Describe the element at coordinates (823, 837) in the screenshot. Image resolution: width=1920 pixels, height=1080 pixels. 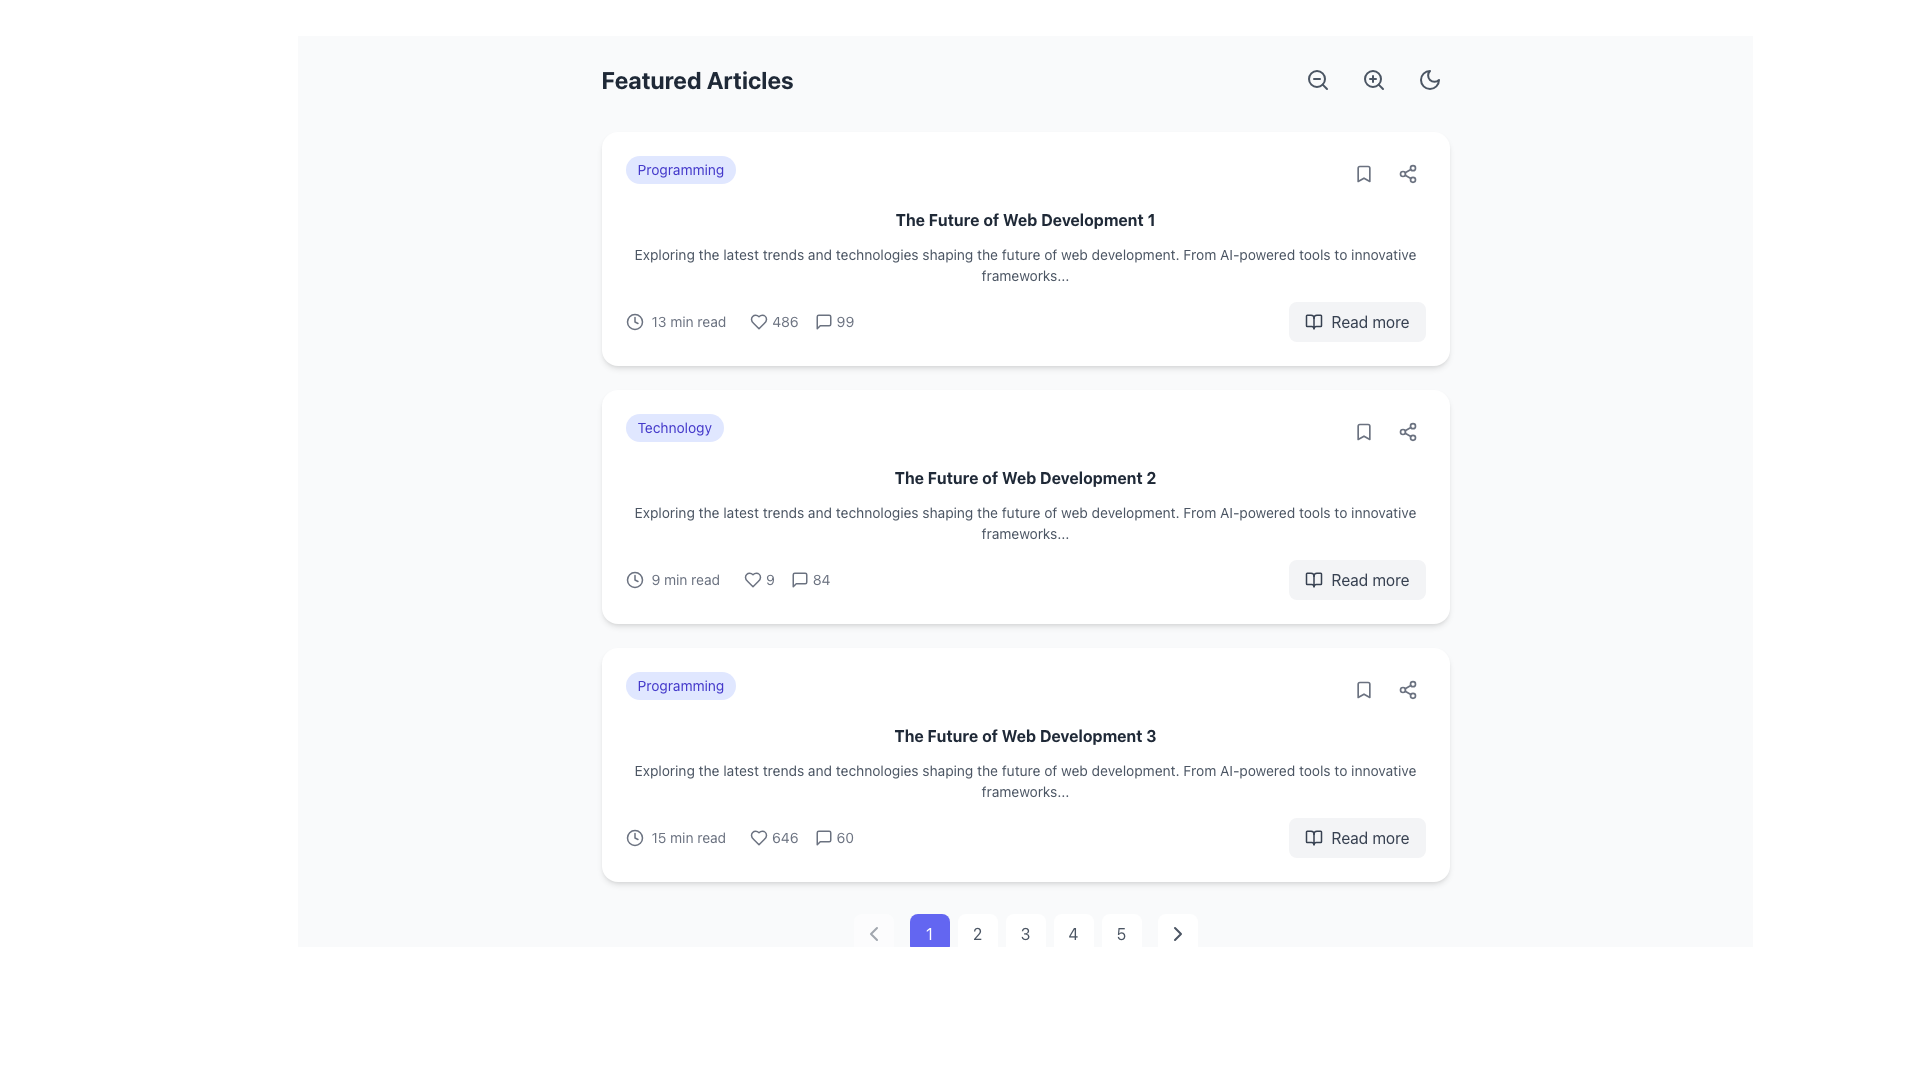
I see `speech bubble icon located at the first position in the horizontal group next to the numeric label '60' on 'The Future of Web Development 3' card` at that location.